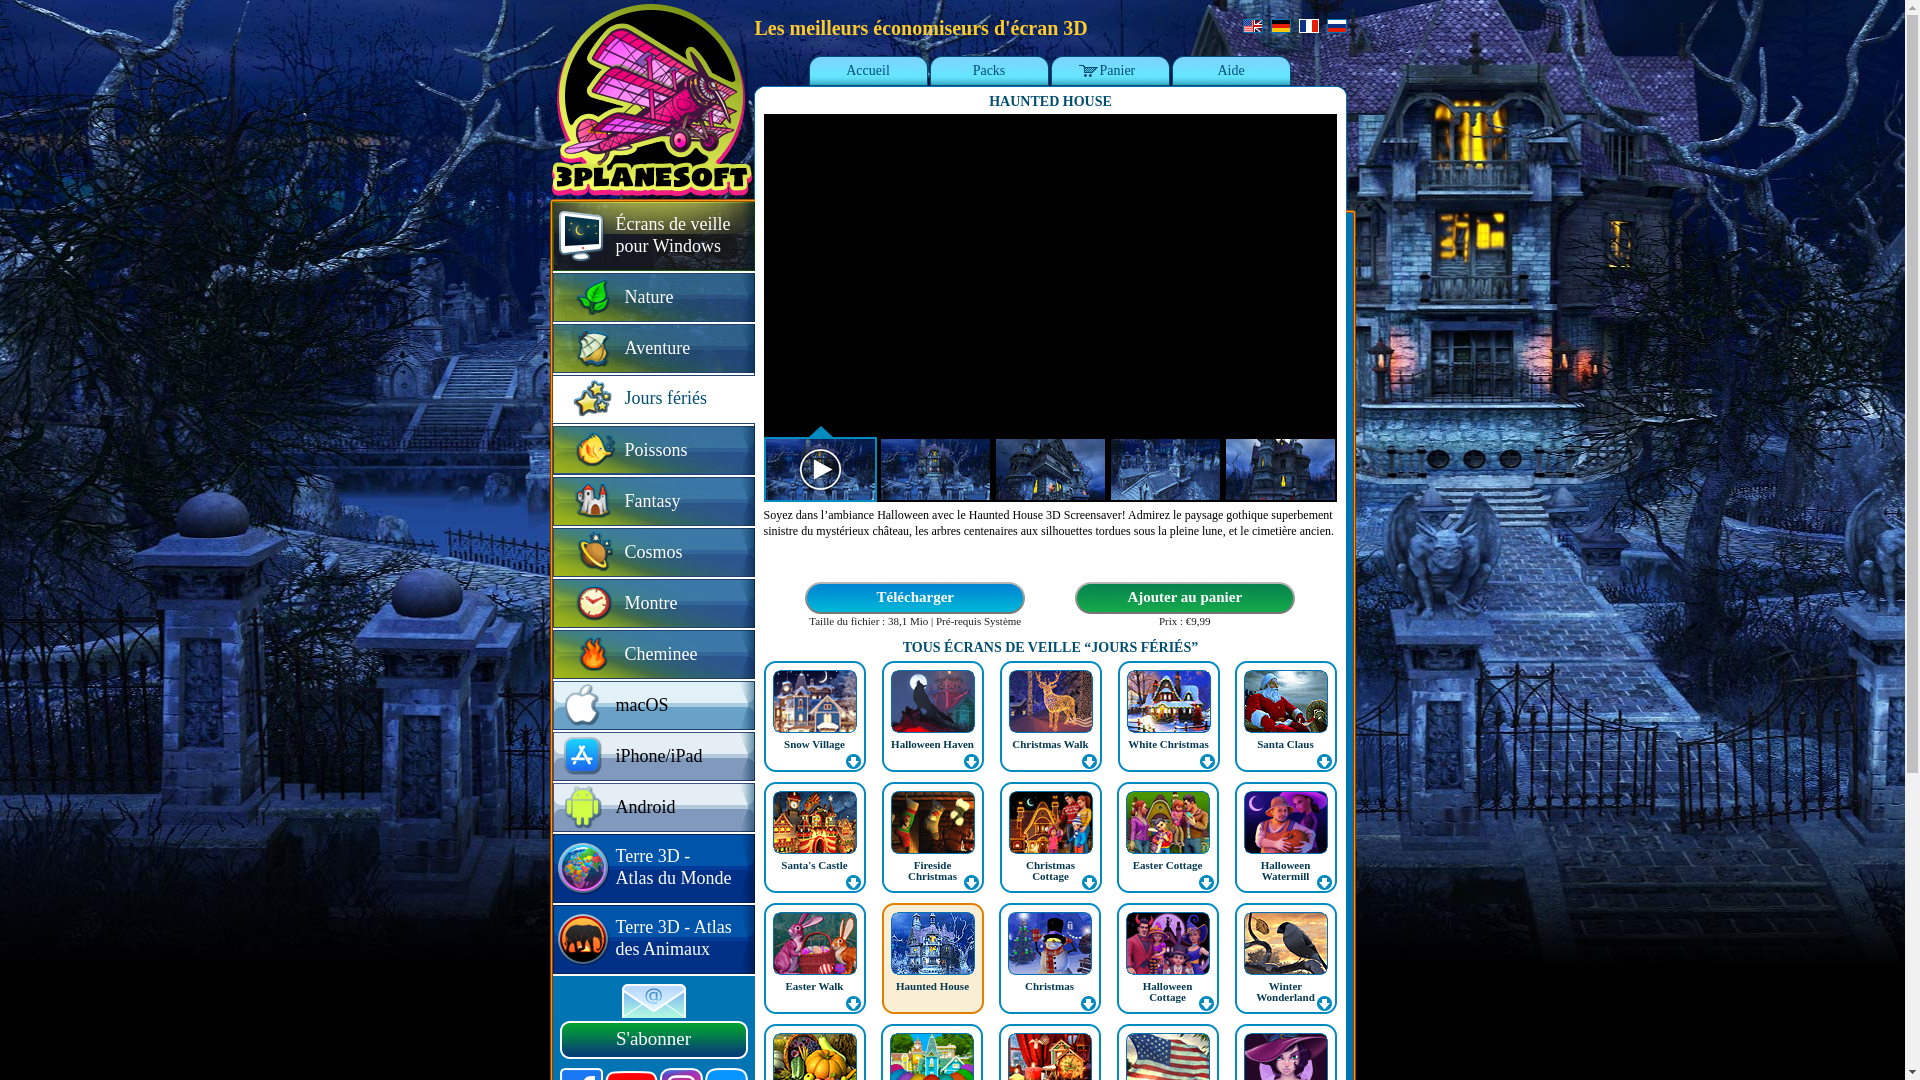 Image resolution: width=1920 pixels, height=1080 pixels. Describe the element at coordinates (931, 715) in the screenshot. I see `'Halloween Haven'` at that location.